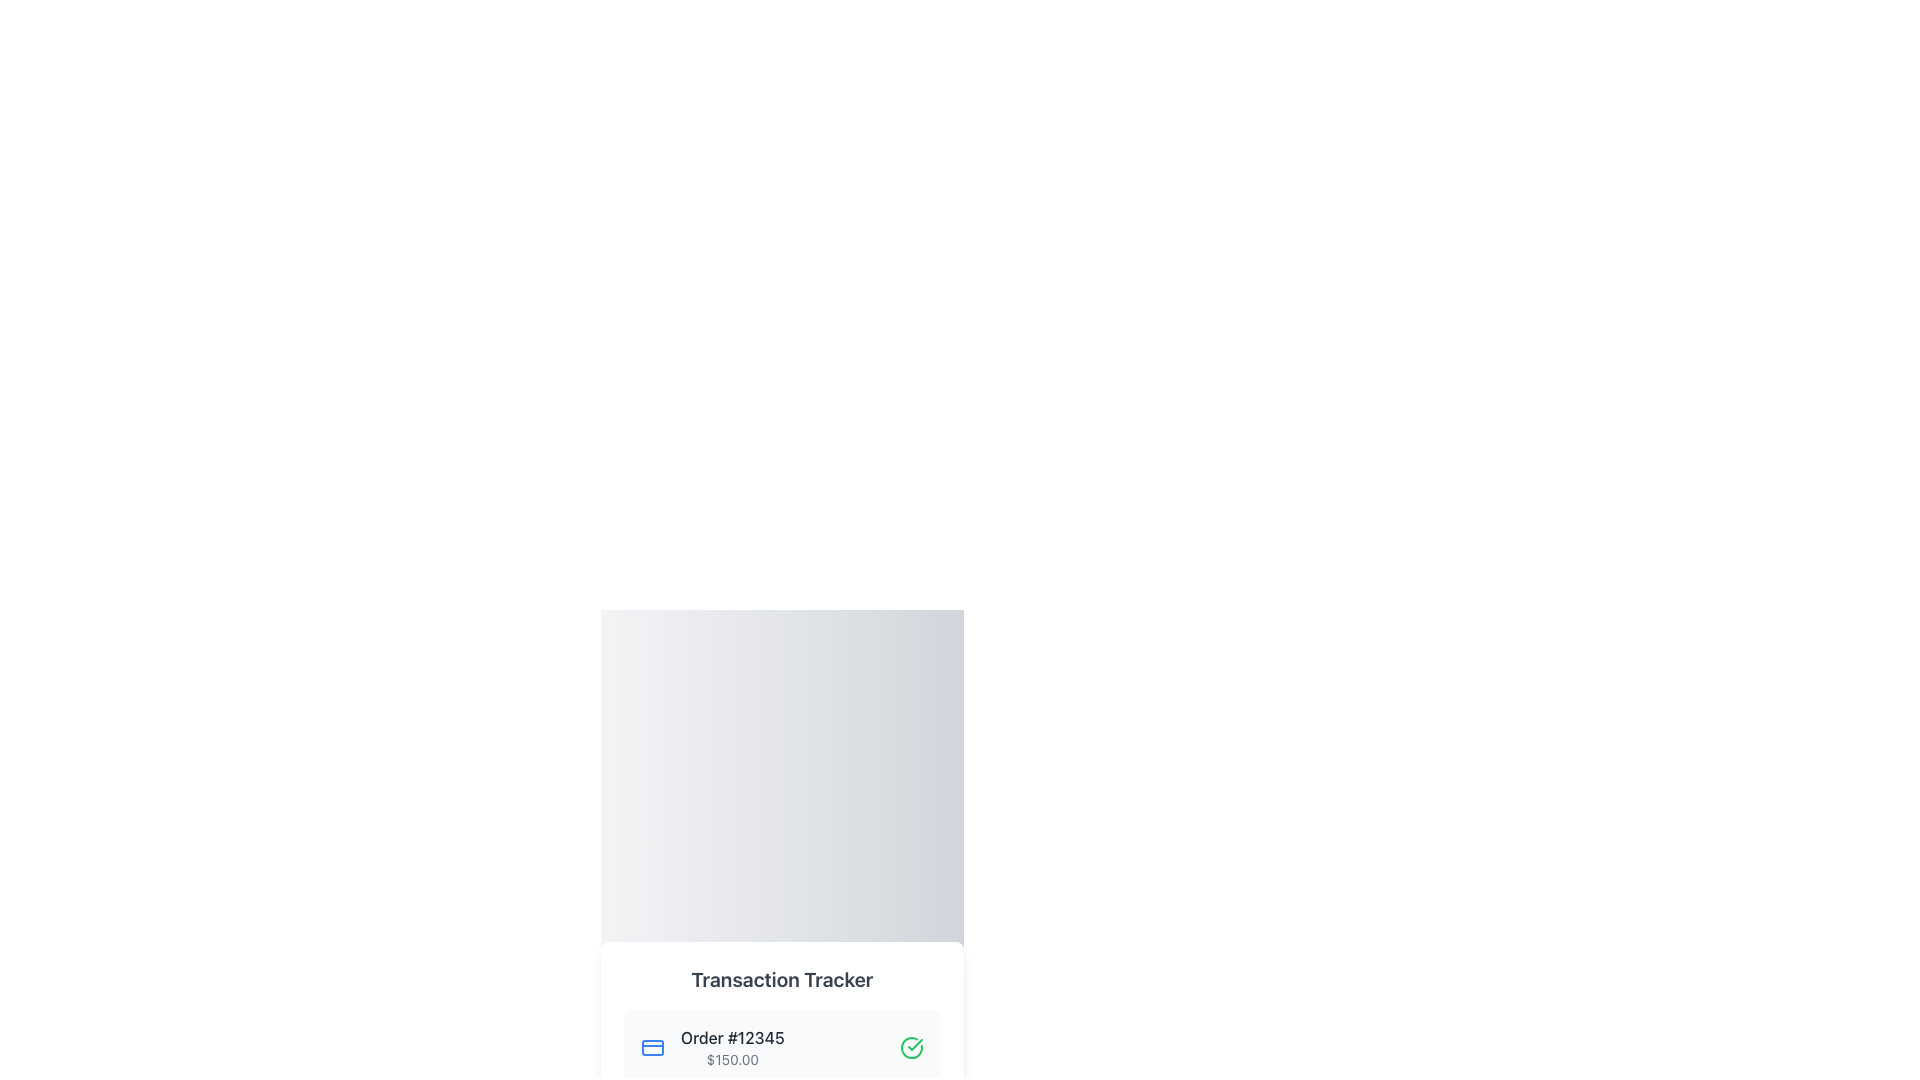  What do you see at coordinates (731, 1047) in the screenshot?
I see `the Text Label displaying transaction information below the 'Transaction Tracker' header` at bounding box center [731, 1047].